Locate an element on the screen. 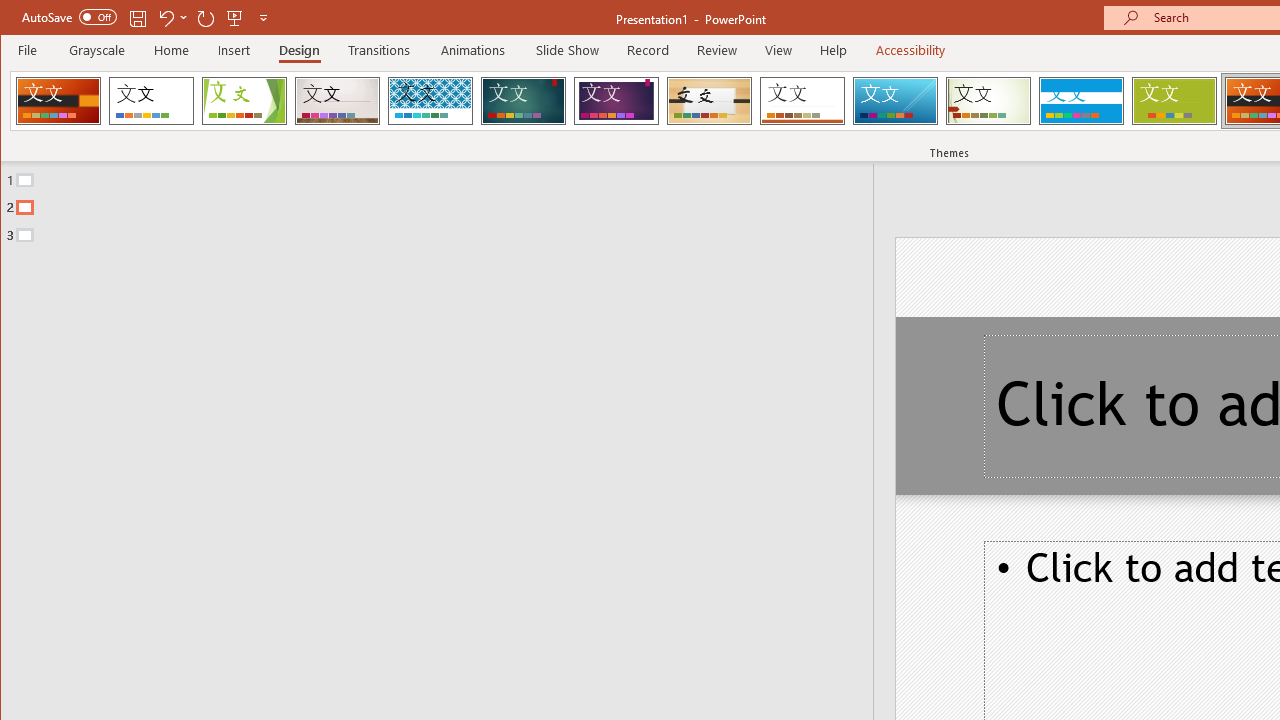 Image resolution: width=1280 pixels, height=720 pixels. 'Banded' is located at coordinates (1080, 100).